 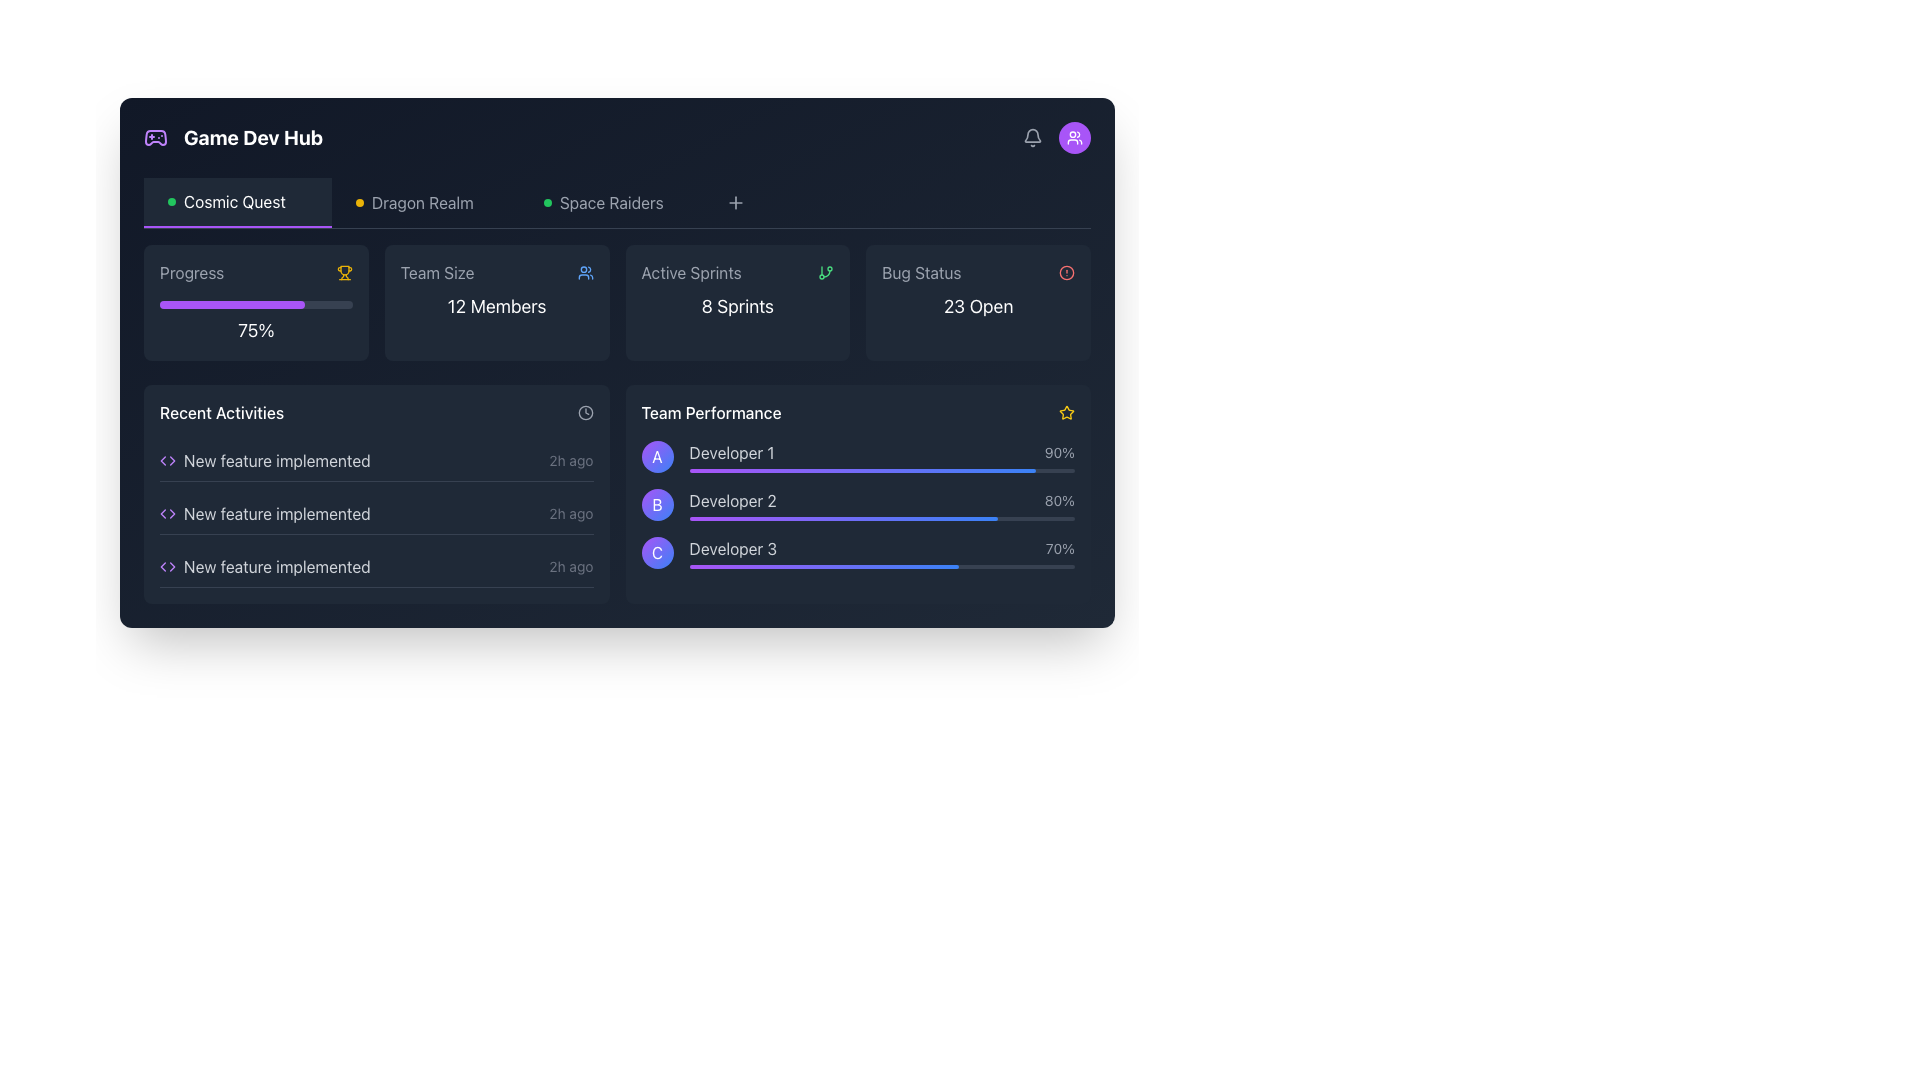 I want to click on the text label displaying '2h ago' located in the bottom-right corner of the 'Recent Activities' section, so click(x=570, y=461).